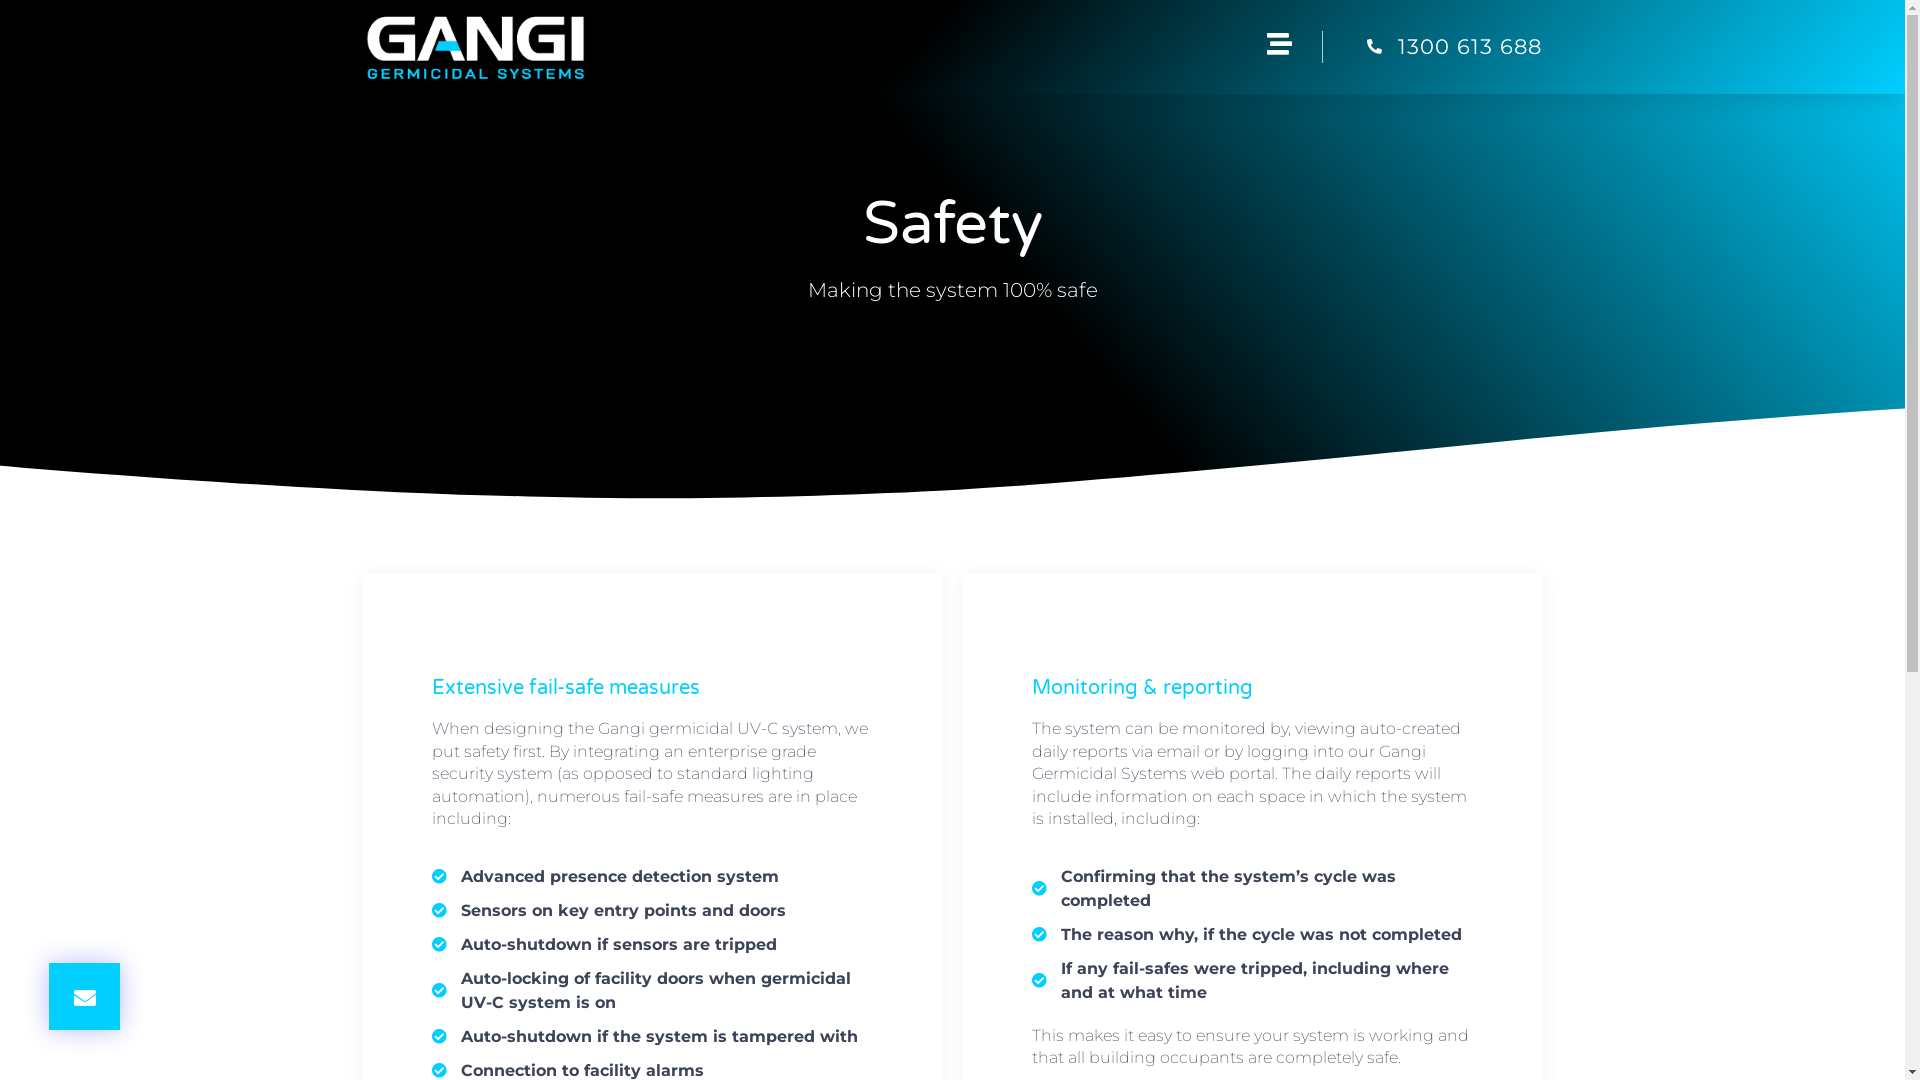  What do you see at coordinates (1431, 45) in the screenshot?
I see `'1300 613 688'` at bounding box center [1431, 45].